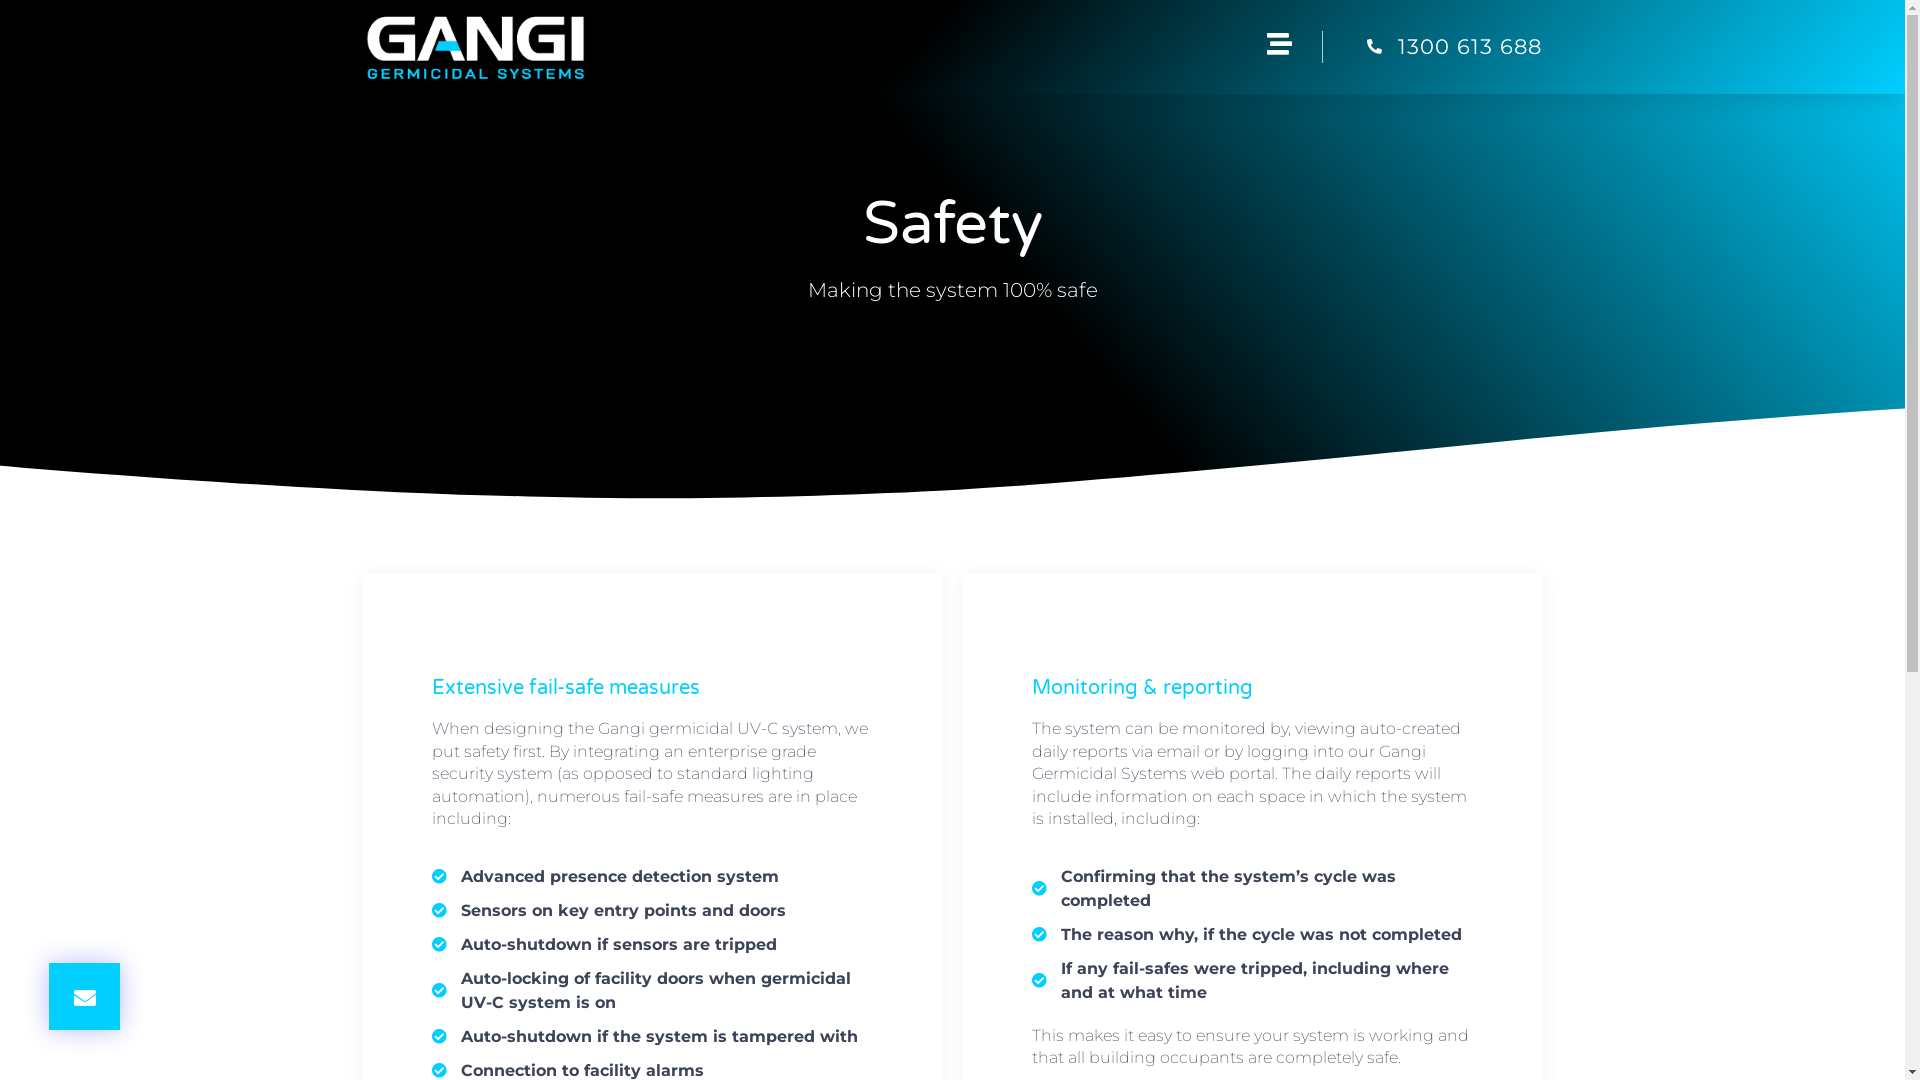  What do you see at coordinates (1431, 45) in the screenshot?
I see `'1300 613 688'` at bounding box center [1431, 45].